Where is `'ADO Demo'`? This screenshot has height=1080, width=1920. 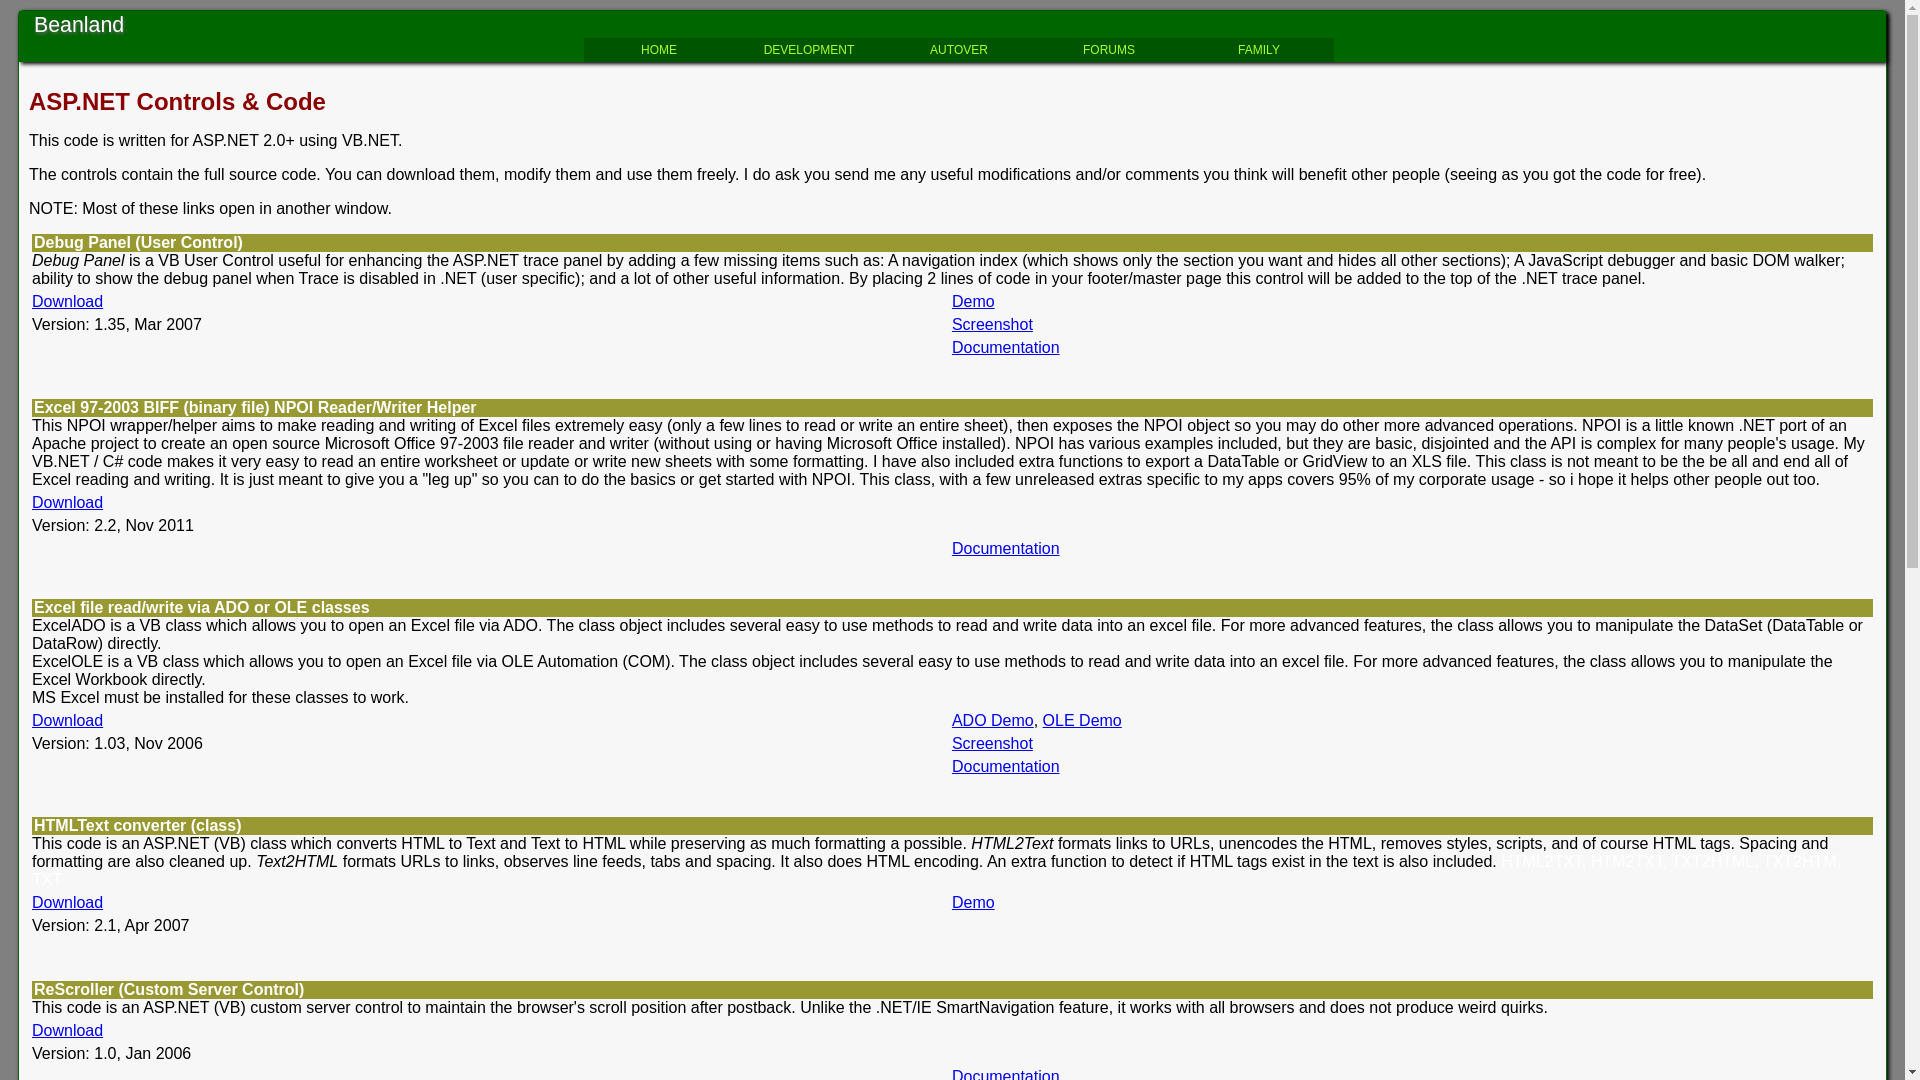
'ADO Demo' is located at coordinates (993, 720).